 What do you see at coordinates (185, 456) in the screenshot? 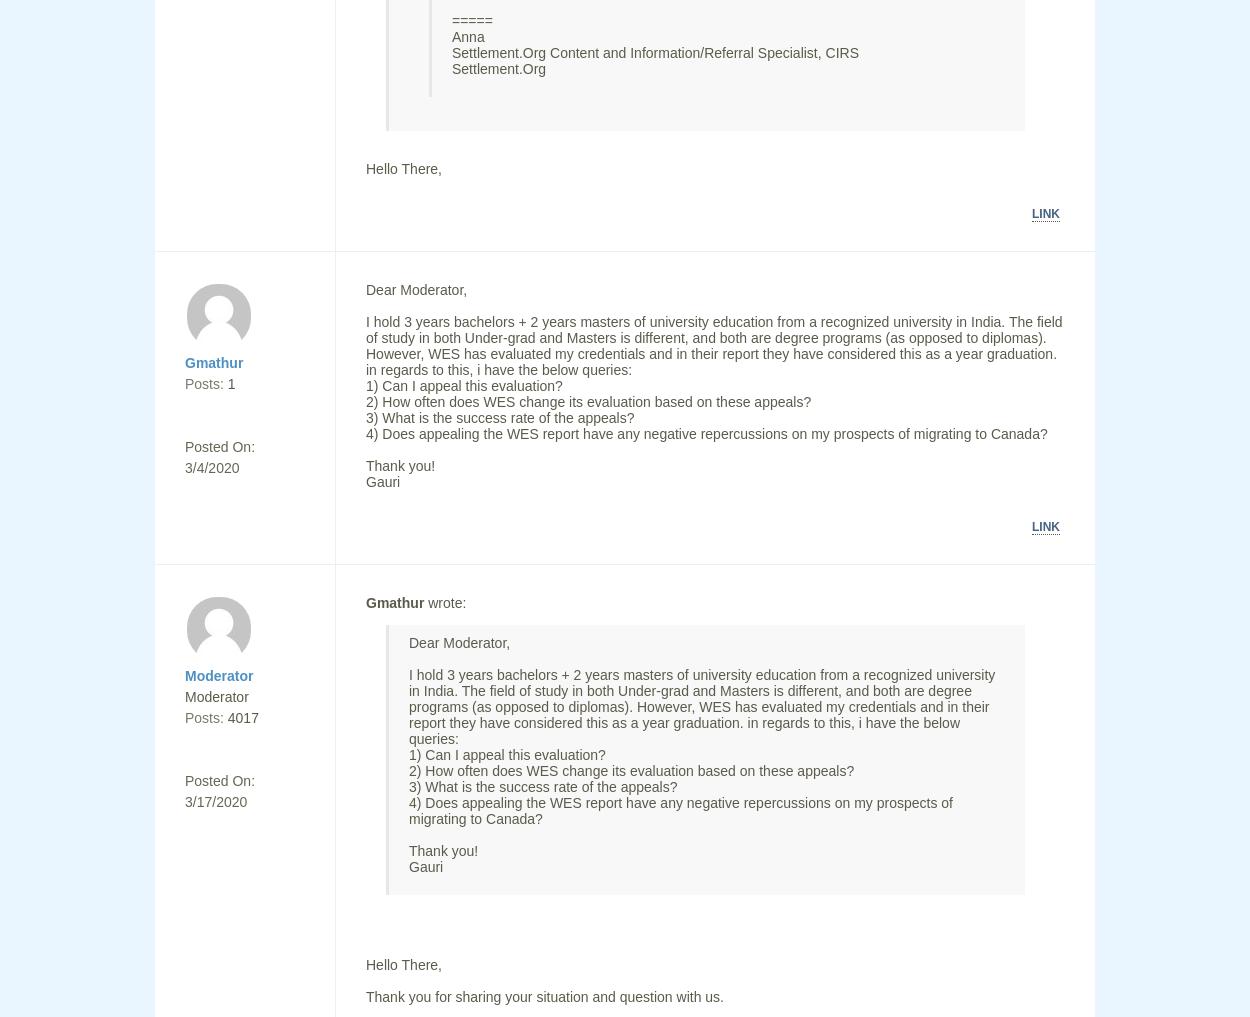
I see `'Posted On: 3/4/2020'` at bounding box center [185, 456].